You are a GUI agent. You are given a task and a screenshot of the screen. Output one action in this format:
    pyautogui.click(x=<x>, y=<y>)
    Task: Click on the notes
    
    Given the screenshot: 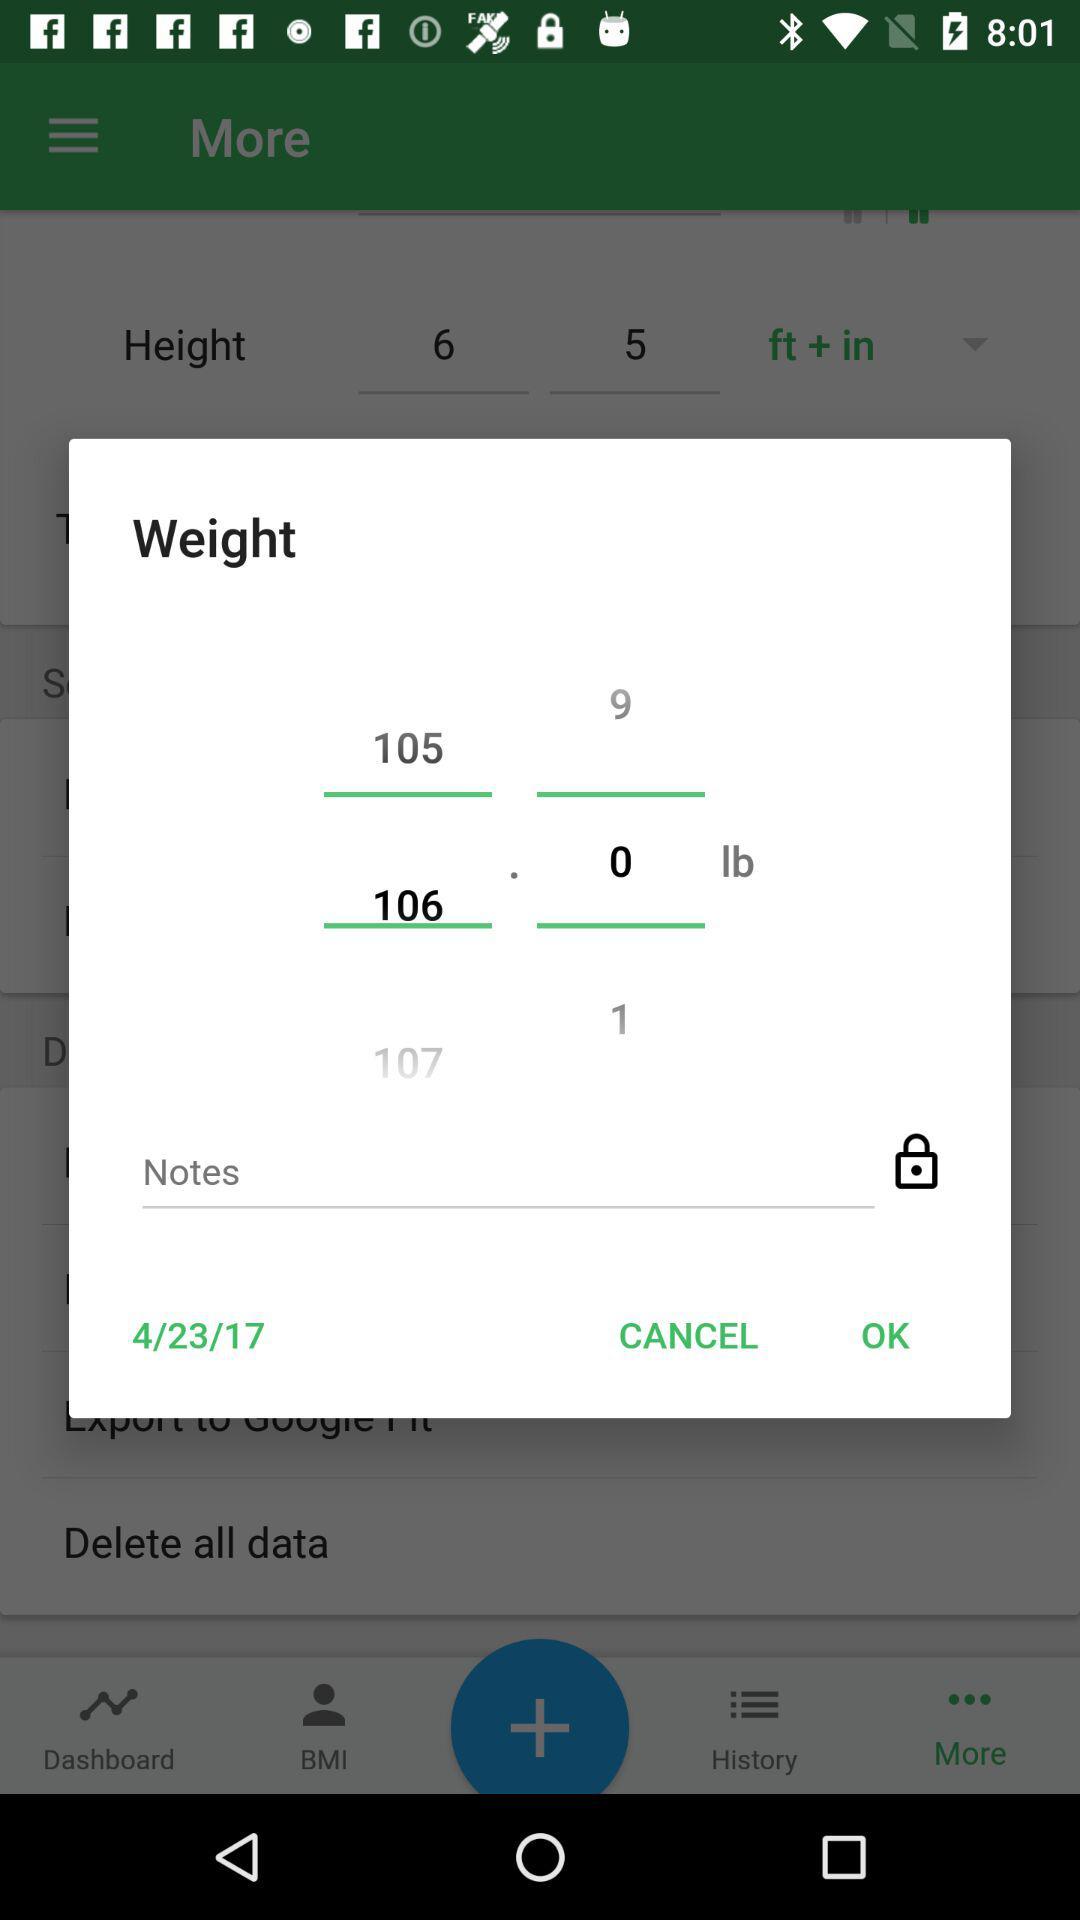 What is the action you would take?
    pyautogui.click(x=507, y=1177)
    